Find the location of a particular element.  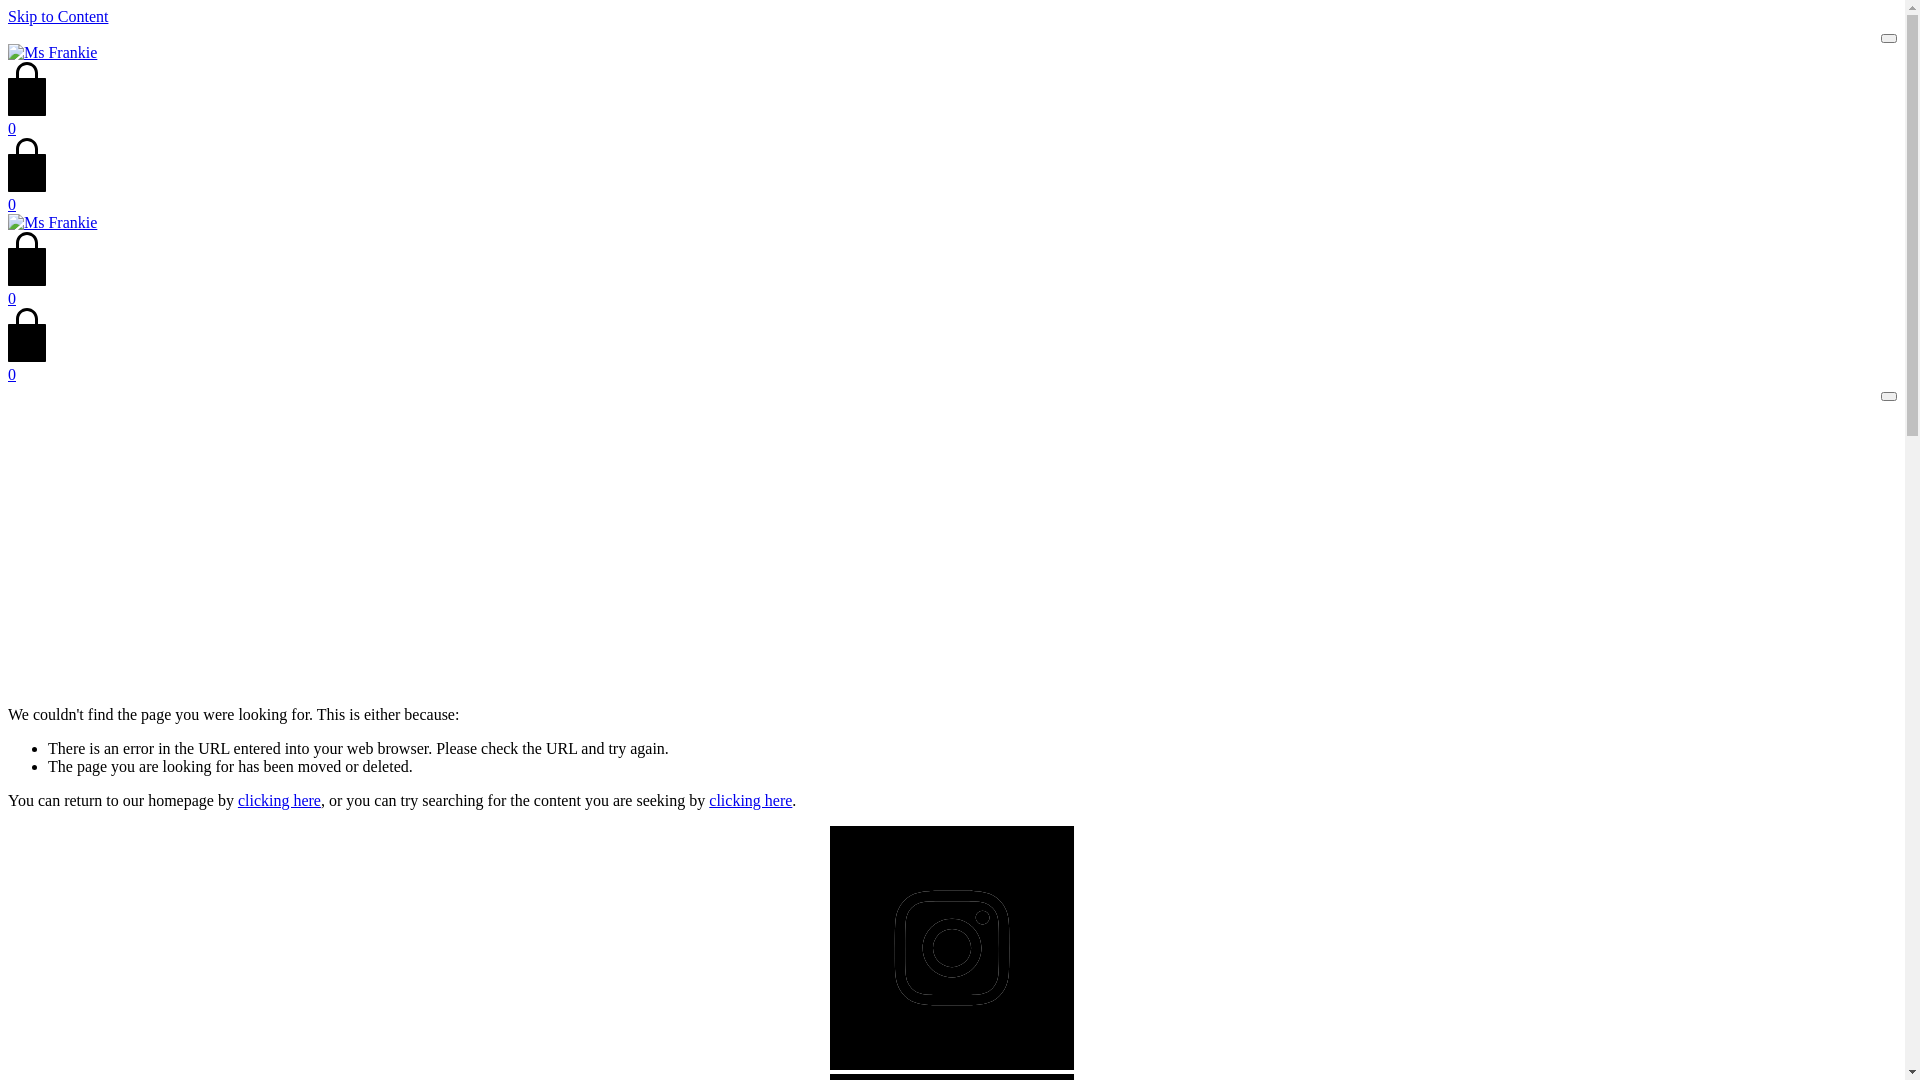

'Skip to Content' is located at coordinates (8, 16).